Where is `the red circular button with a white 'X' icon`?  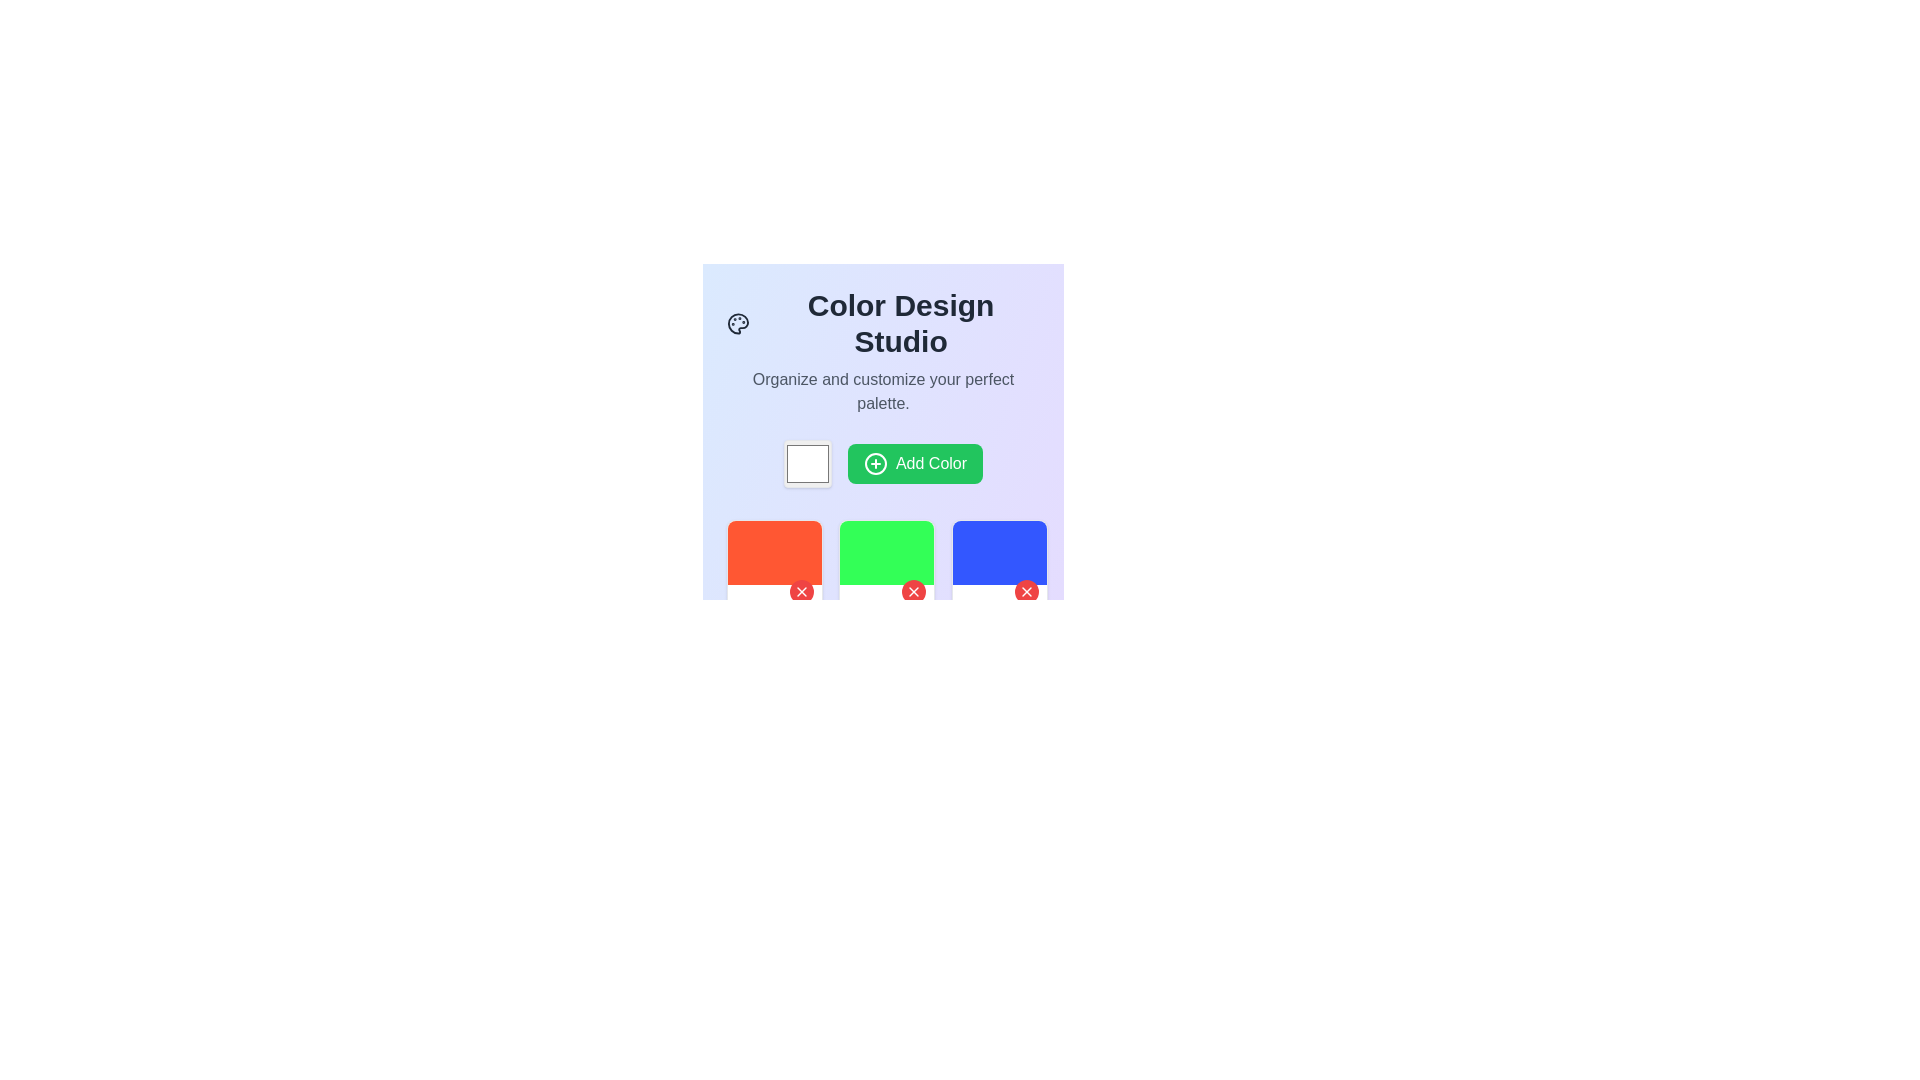 the red circular button with a white 'X' icon is located at coordinates (801, 592).